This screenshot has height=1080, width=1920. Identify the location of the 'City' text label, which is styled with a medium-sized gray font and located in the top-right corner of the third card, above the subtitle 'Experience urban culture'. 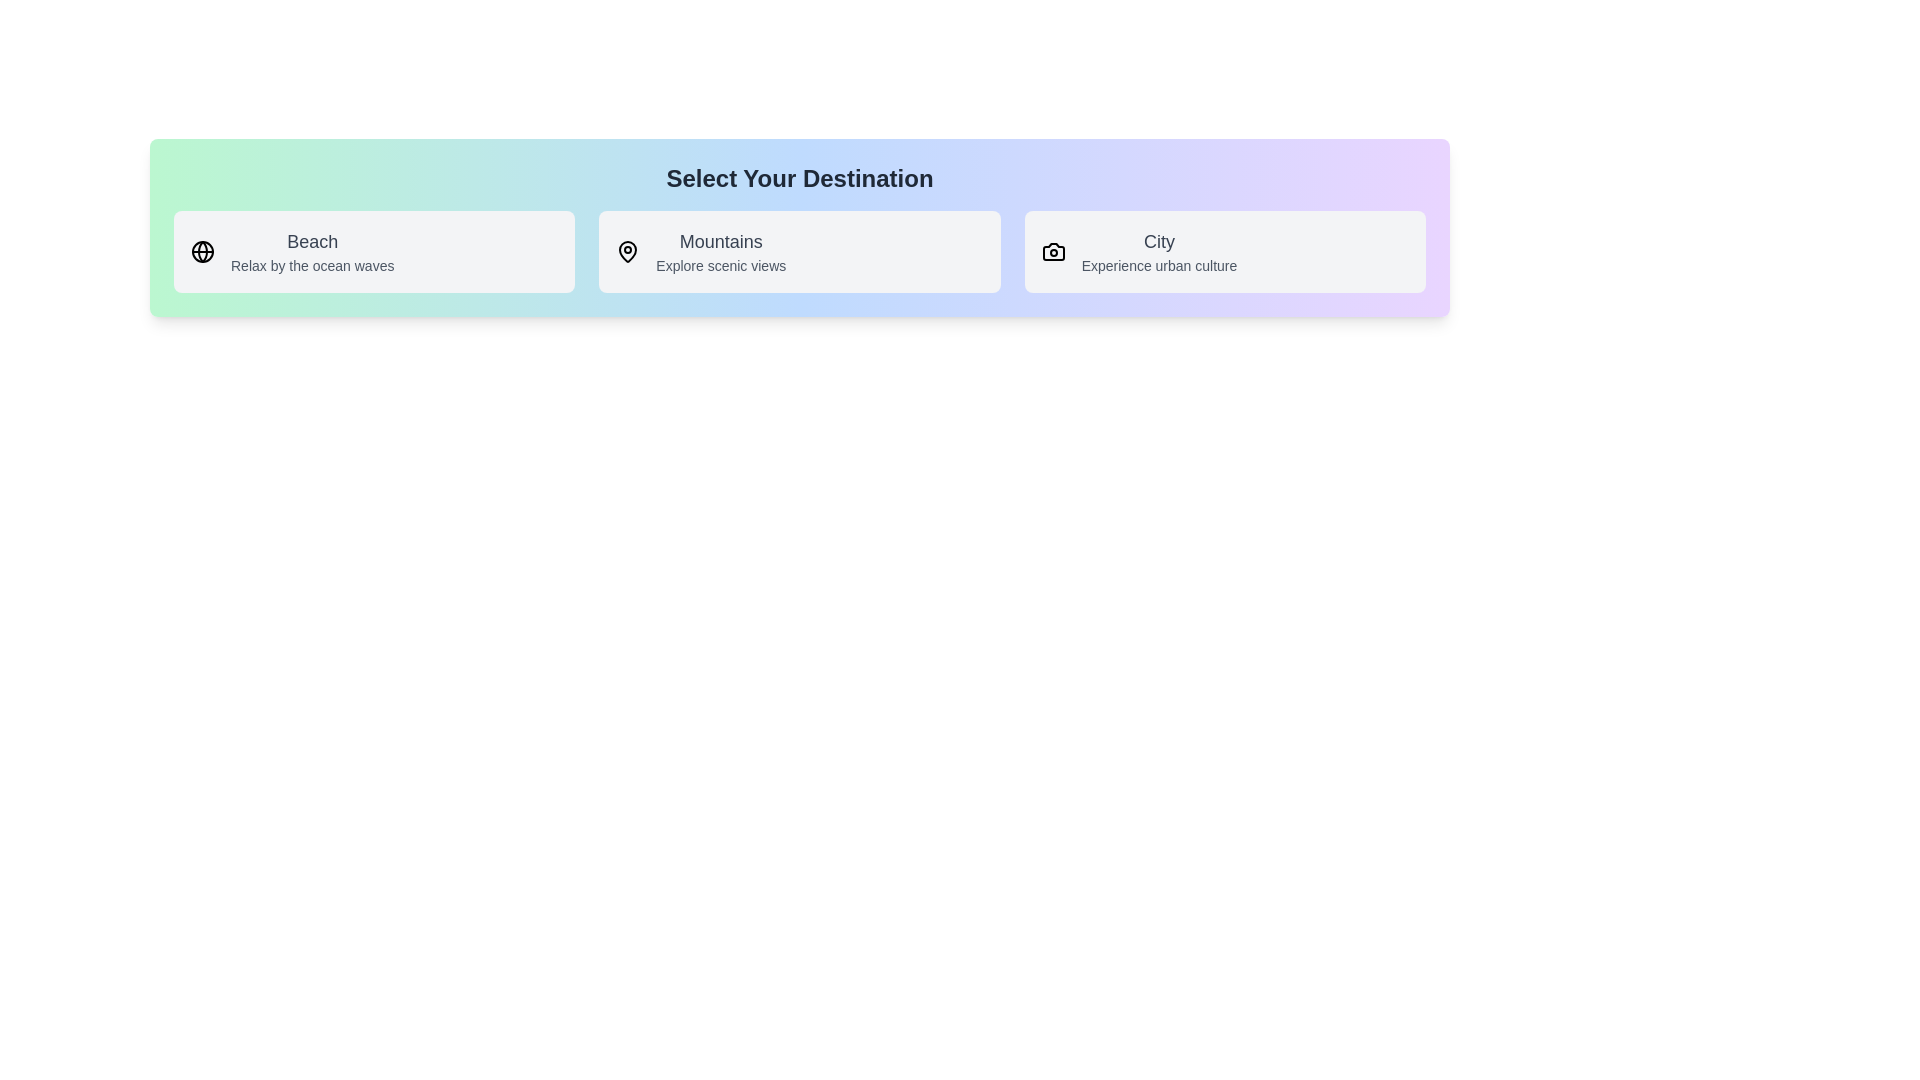
(1159, 241).